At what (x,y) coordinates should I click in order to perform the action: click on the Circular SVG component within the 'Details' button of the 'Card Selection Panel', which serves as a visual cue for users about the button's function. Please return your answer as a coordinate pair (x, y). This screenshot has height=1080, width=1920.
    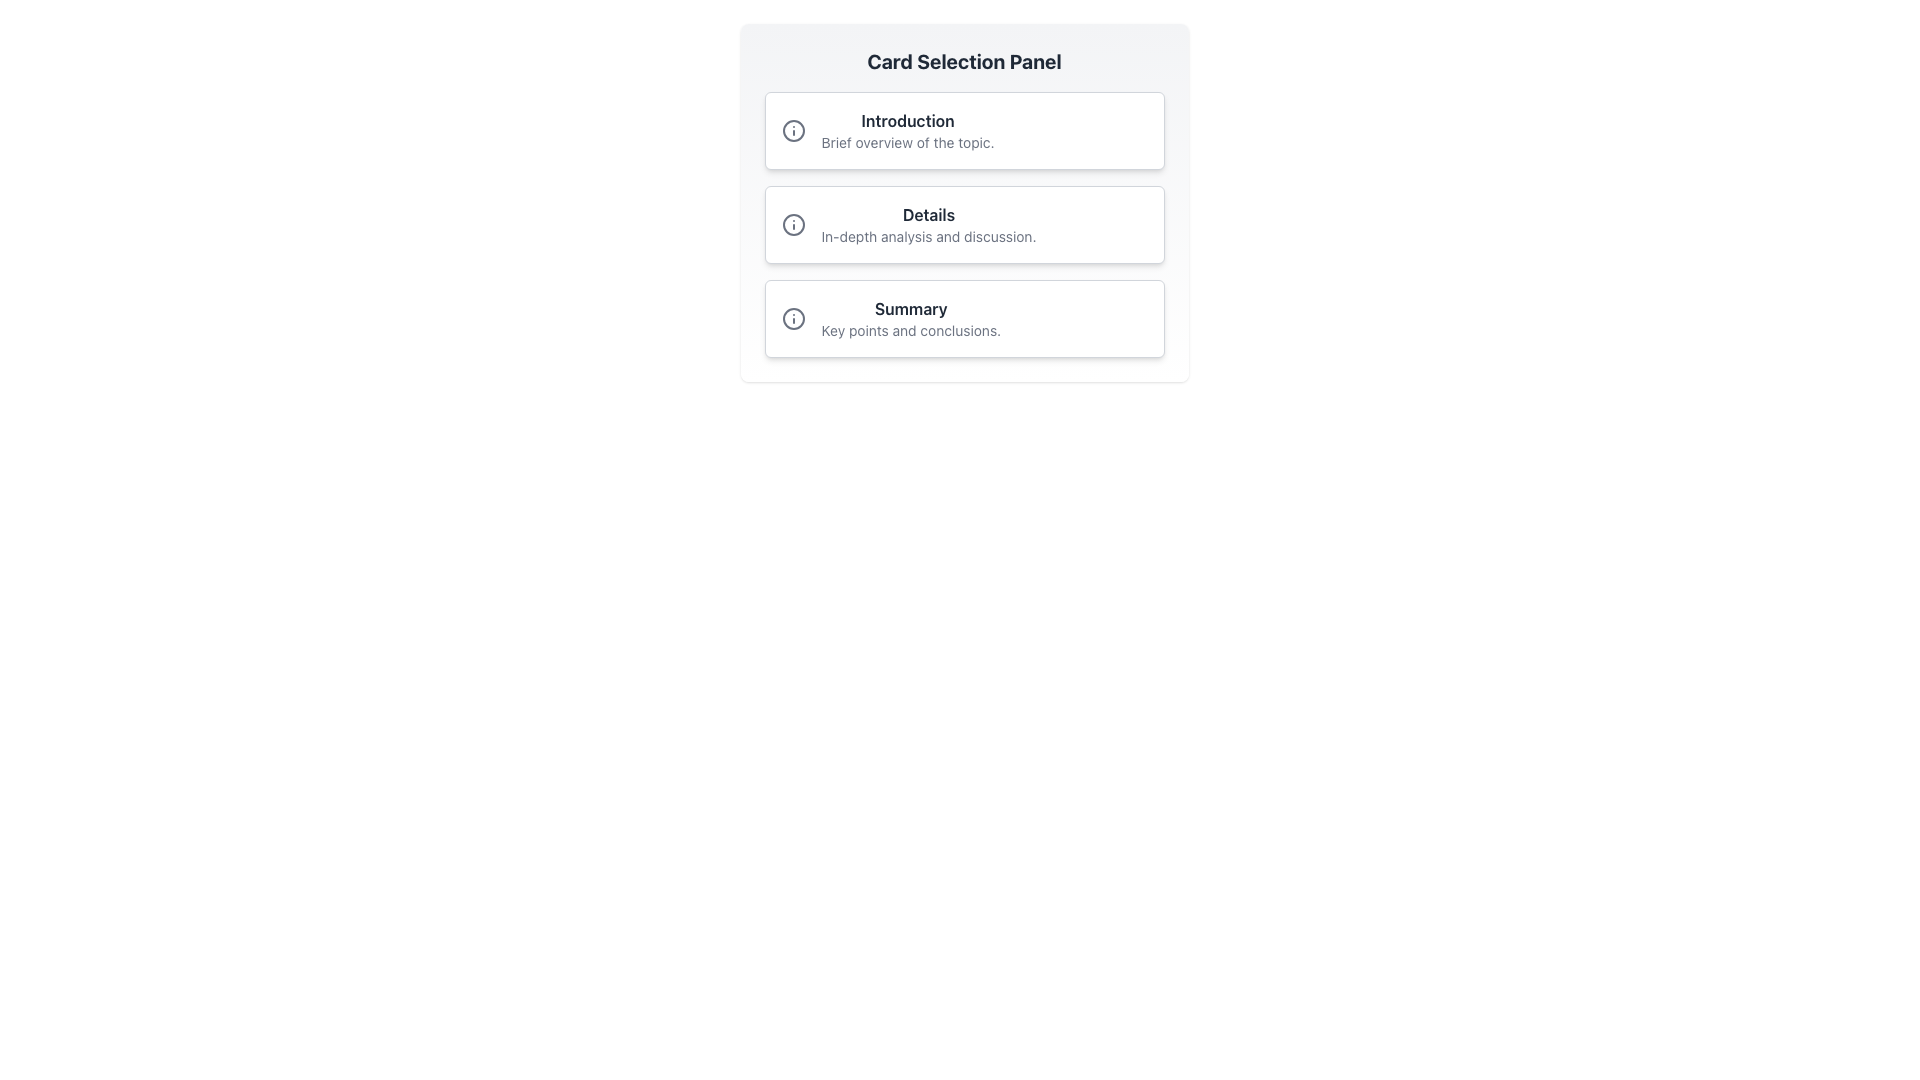
    Looking at the image, I should click on (792, 224).